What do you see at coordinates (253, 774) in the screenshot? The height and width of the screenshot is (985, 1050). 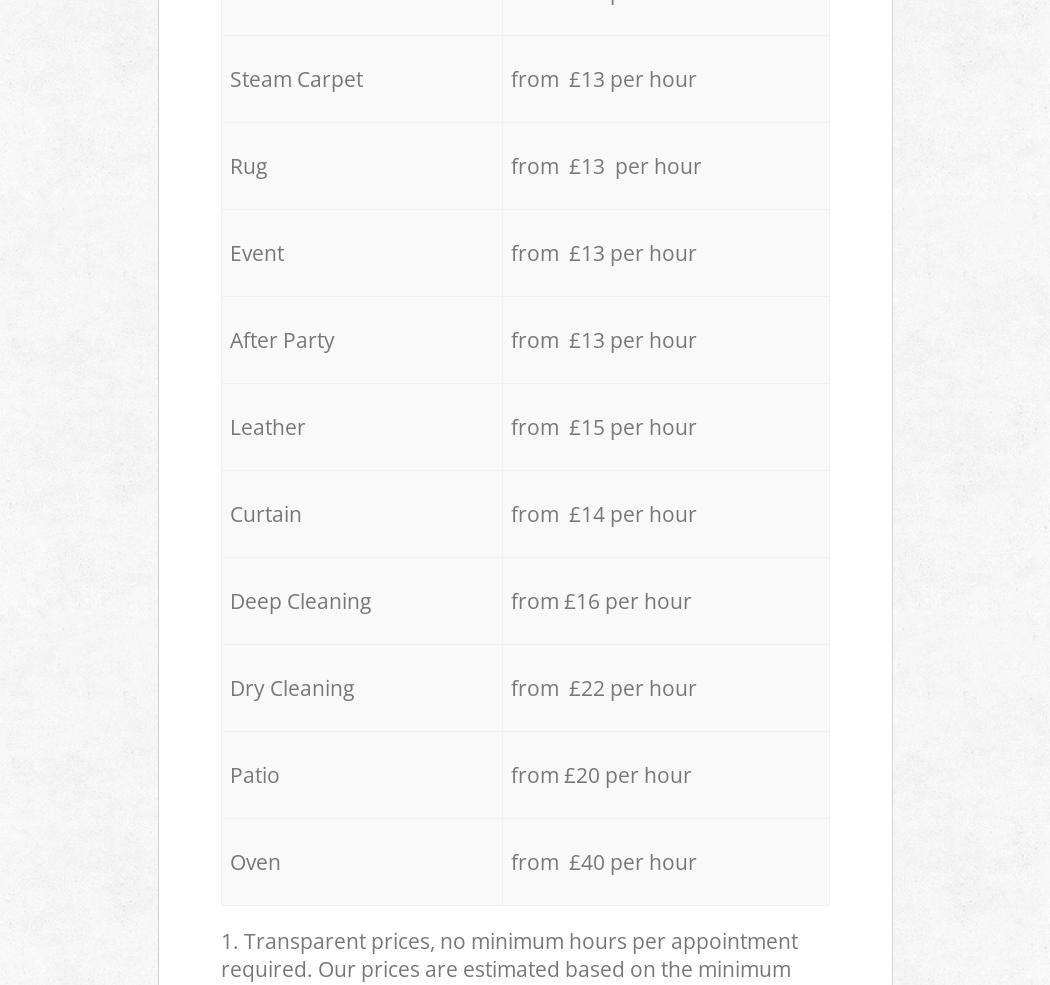 I see `'Patio'` at bounding box center [253, 774].